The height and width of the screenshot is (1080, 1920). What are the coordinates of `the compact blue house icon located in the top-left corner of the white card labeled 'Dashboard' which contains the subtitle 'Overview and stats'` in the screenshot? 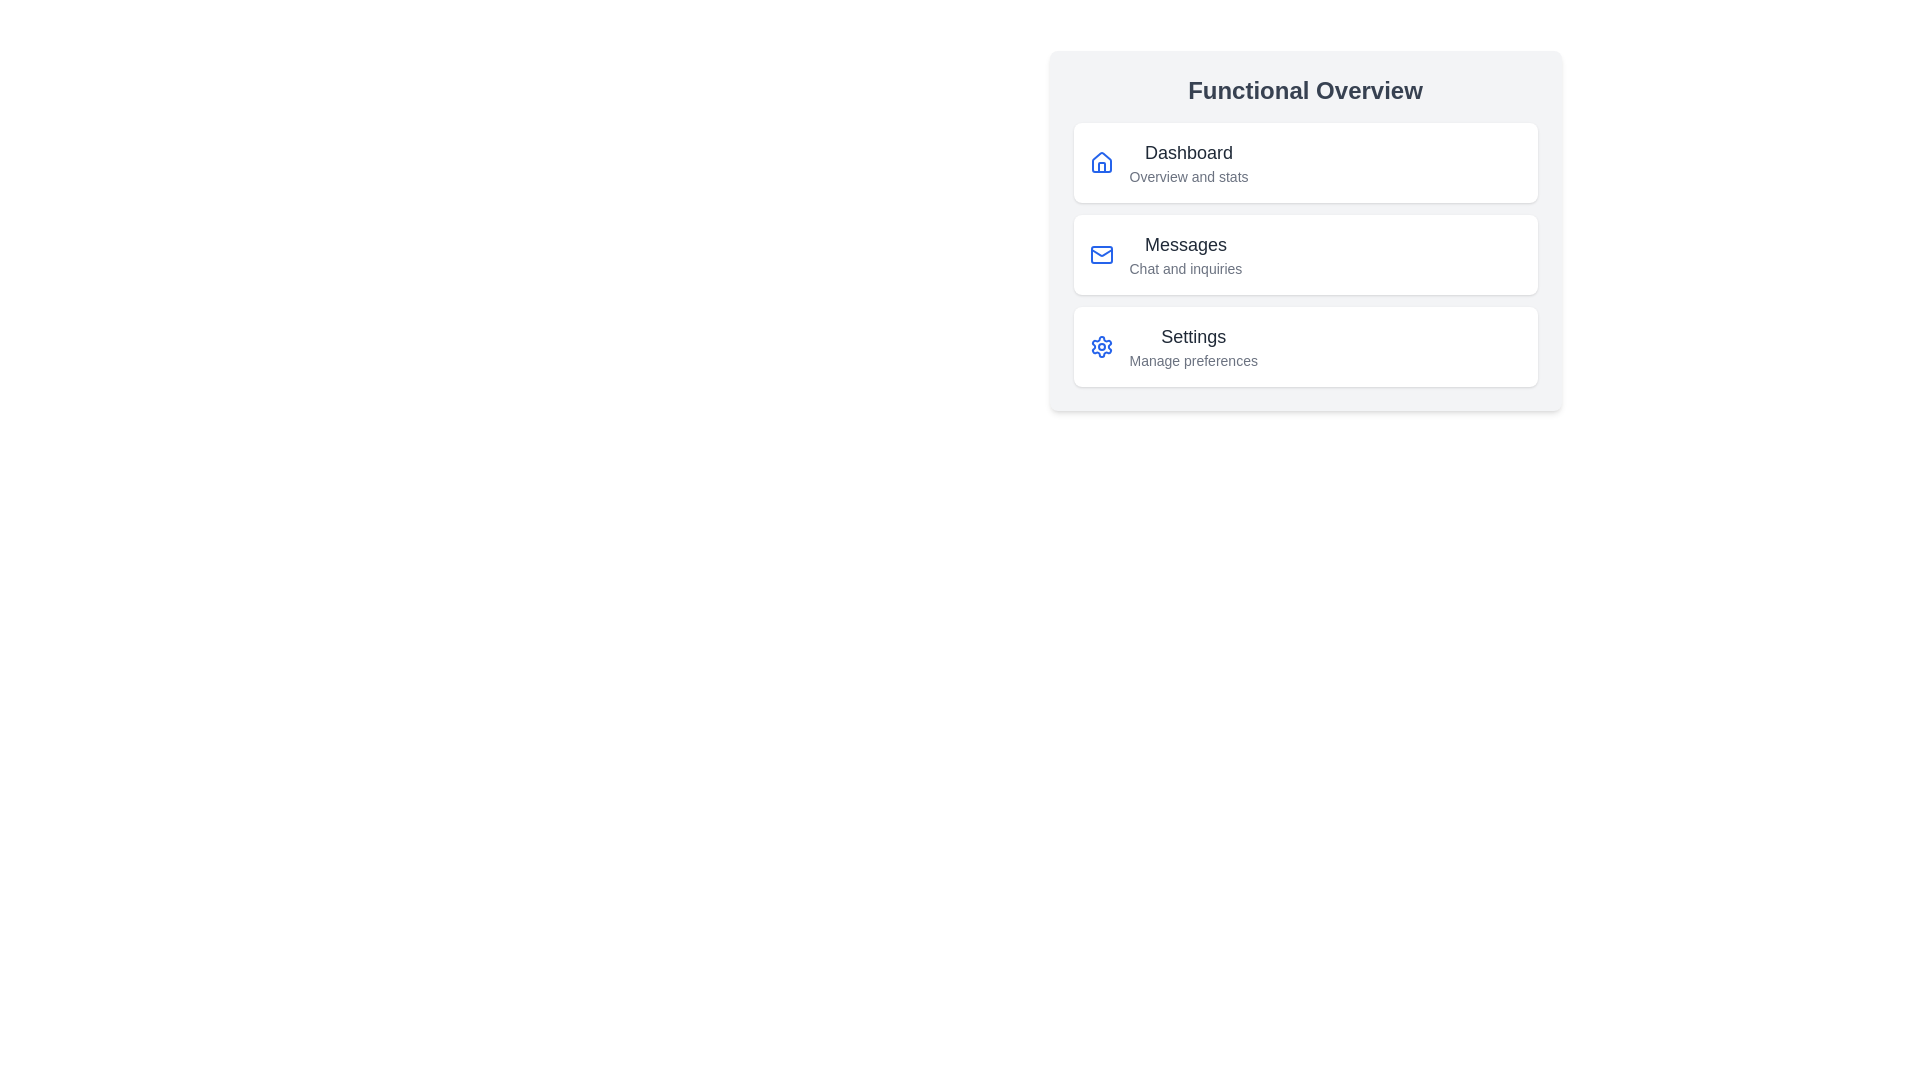 It's located at (1100, 161).